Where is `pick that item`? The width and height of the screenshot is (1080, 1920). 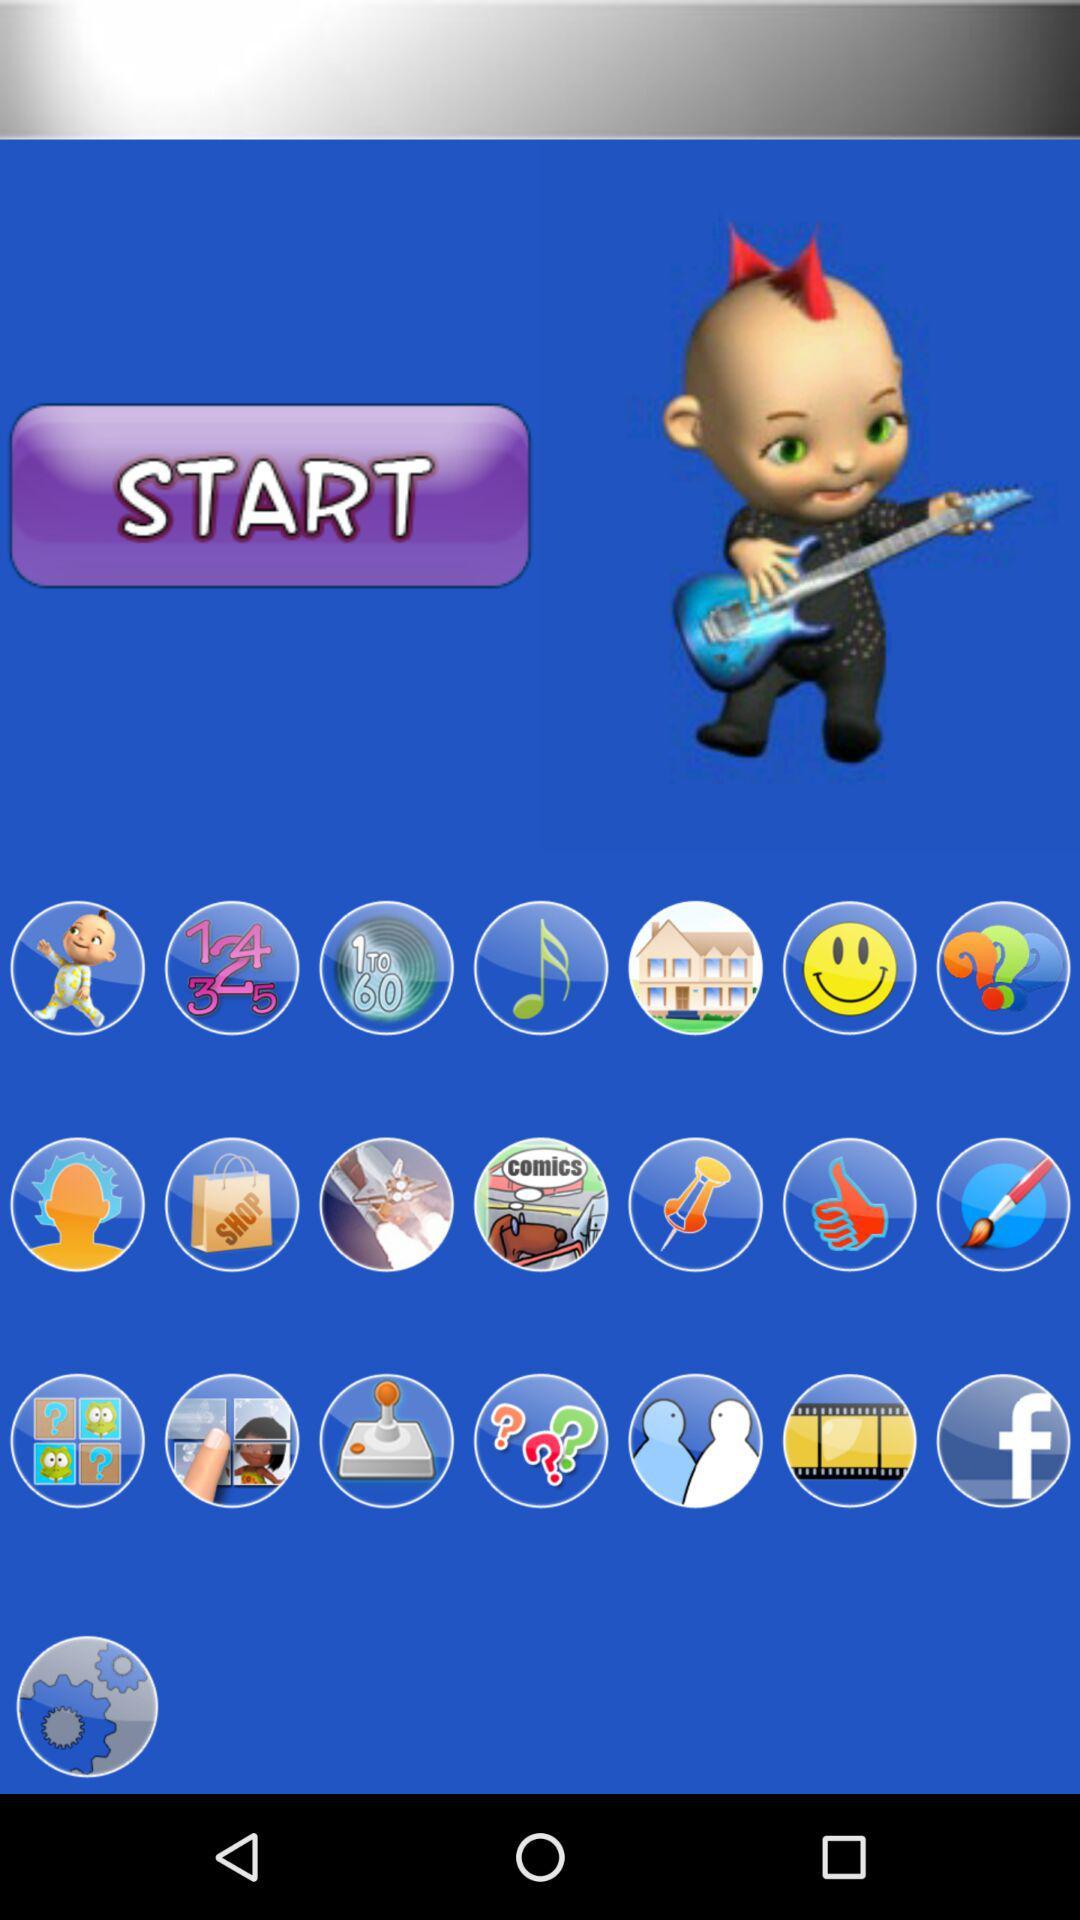 pick that item is located at coordinates (230, 1203).